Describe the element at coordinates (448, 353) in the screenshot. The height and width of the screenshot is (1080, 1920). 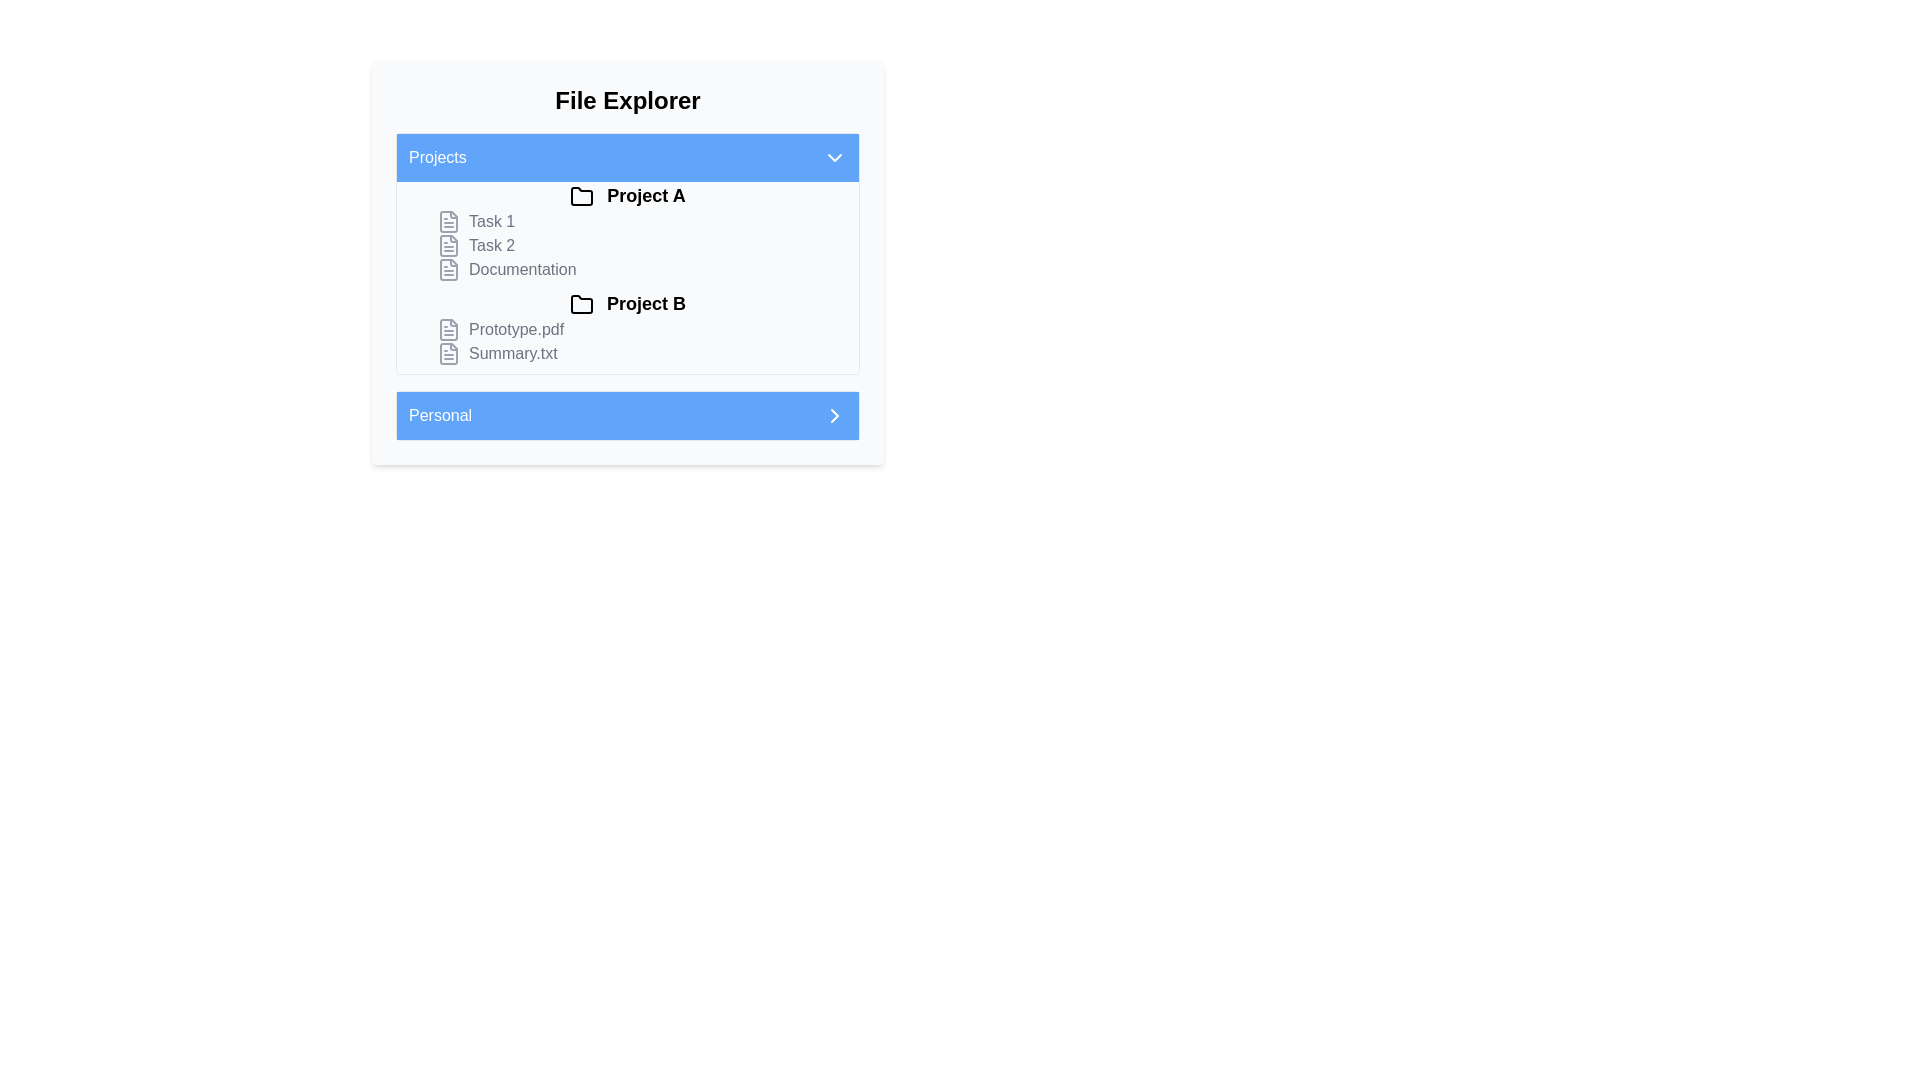
I see `the file icon representing 'Summary.txt', which is the fourth item in the list of projects in the File Explorer interface` at that location.